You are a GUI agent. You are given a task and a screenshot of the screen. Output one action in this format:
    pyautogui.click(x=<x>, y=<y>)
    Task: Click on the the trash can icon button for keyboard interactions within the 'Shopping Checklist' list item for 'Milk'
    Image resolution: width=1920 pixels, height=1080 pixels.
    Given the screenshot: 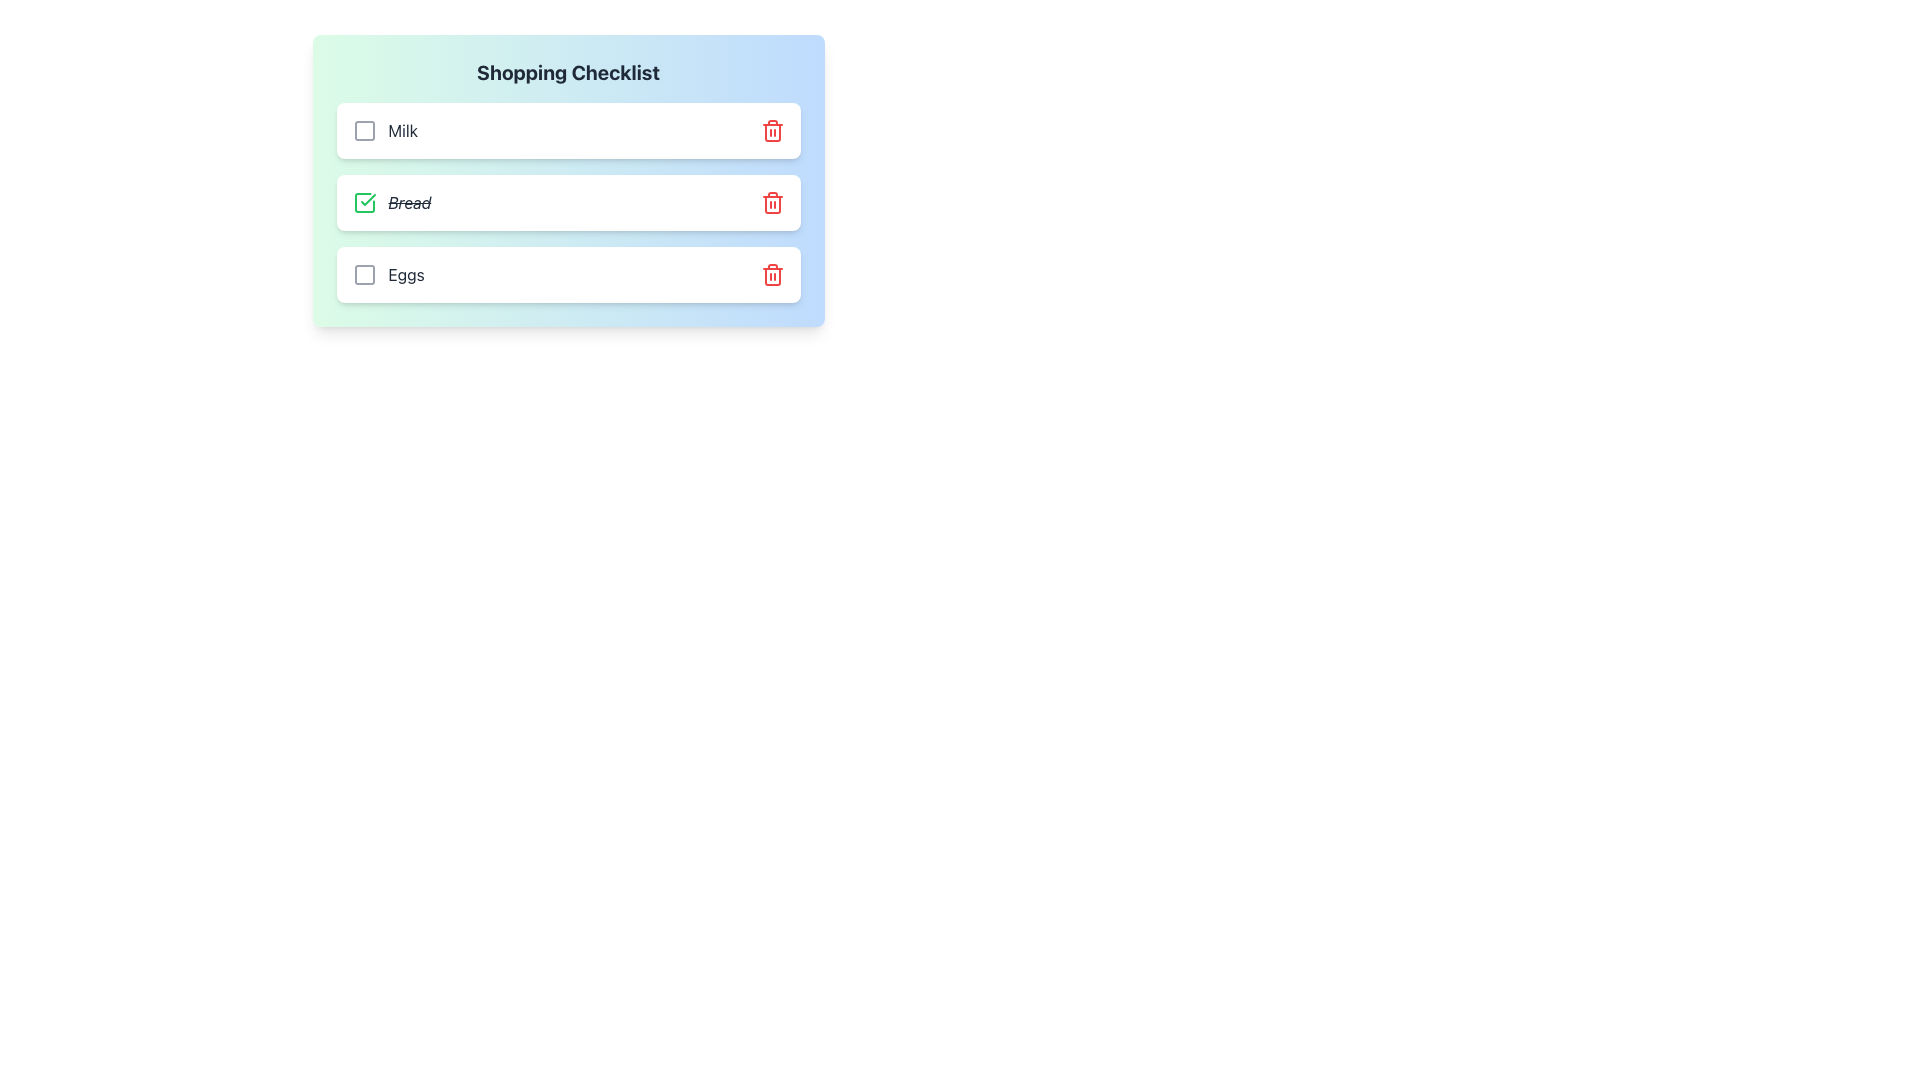 What is the action you would take?
    pyautogui.click(x=771, y=131)
    